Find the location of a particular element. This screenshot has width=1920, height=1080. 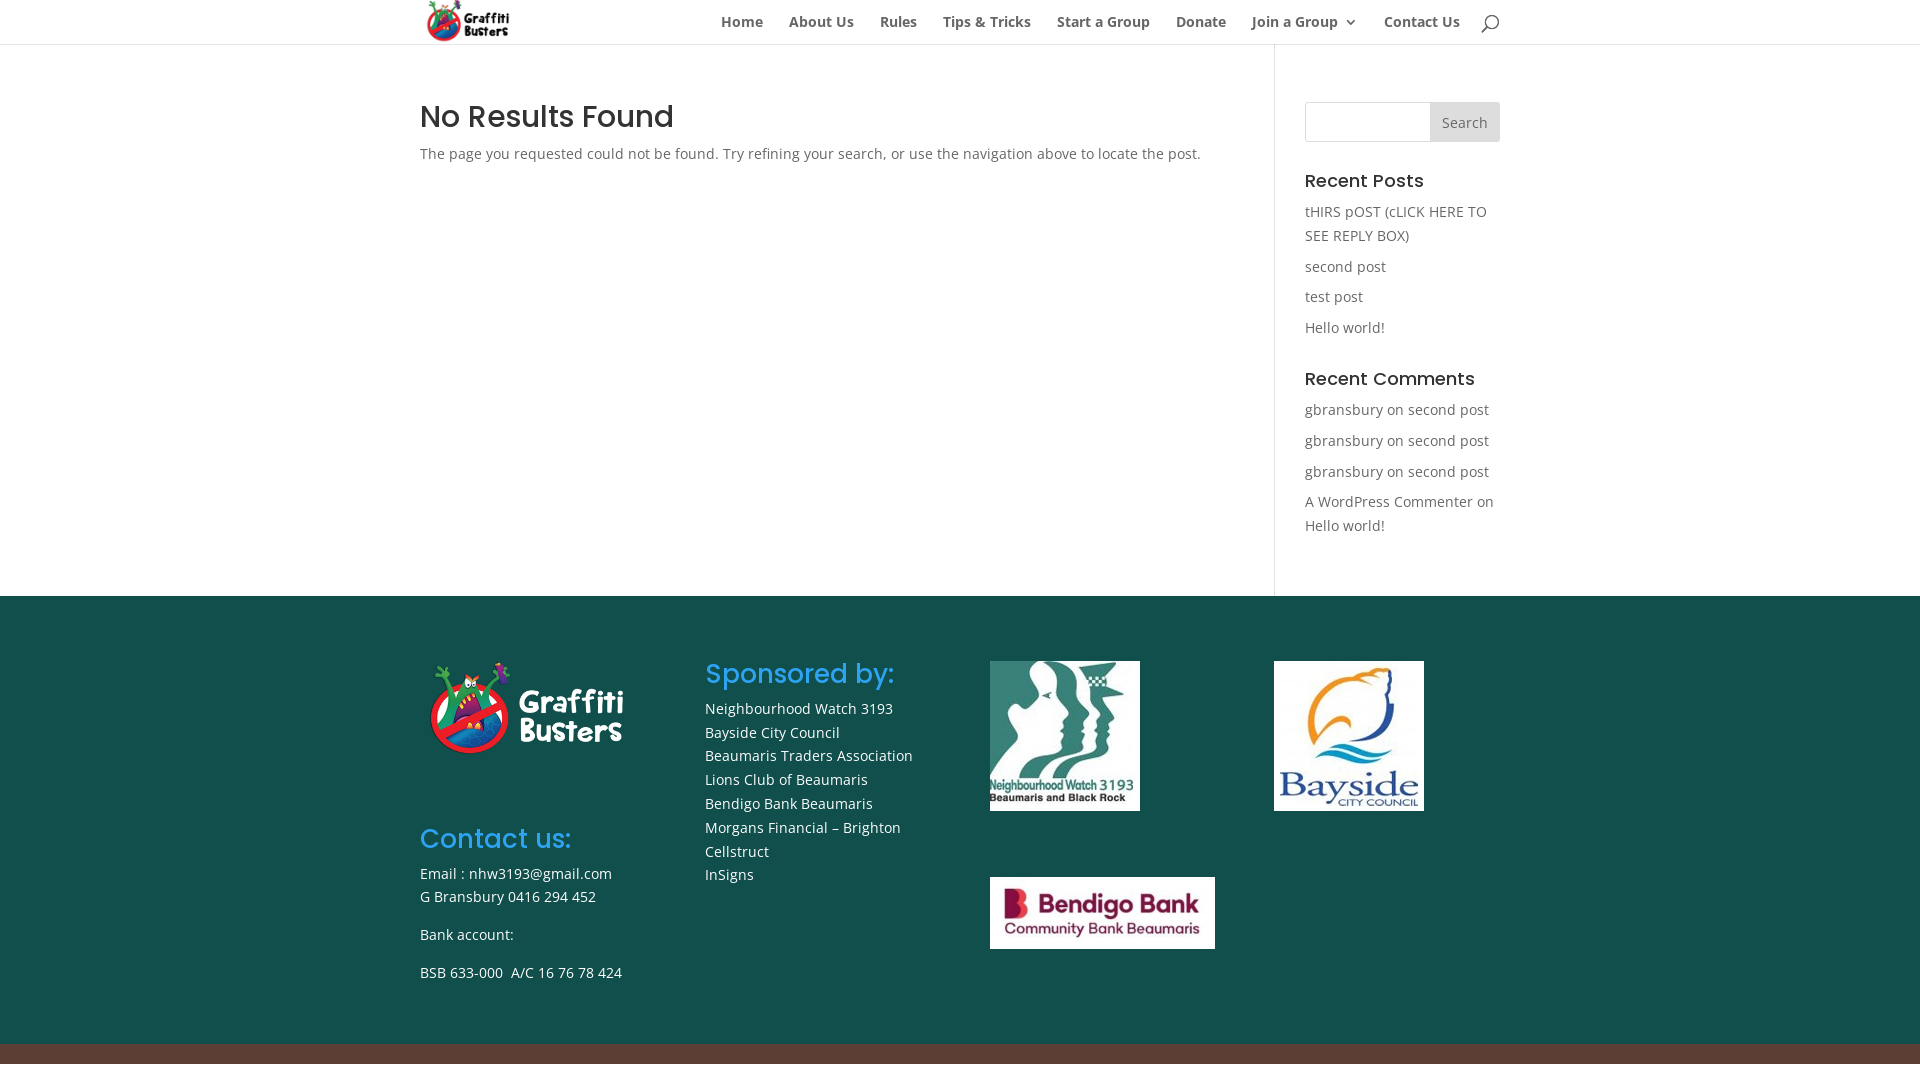

'second post' is located at coordinates (1448, 408).